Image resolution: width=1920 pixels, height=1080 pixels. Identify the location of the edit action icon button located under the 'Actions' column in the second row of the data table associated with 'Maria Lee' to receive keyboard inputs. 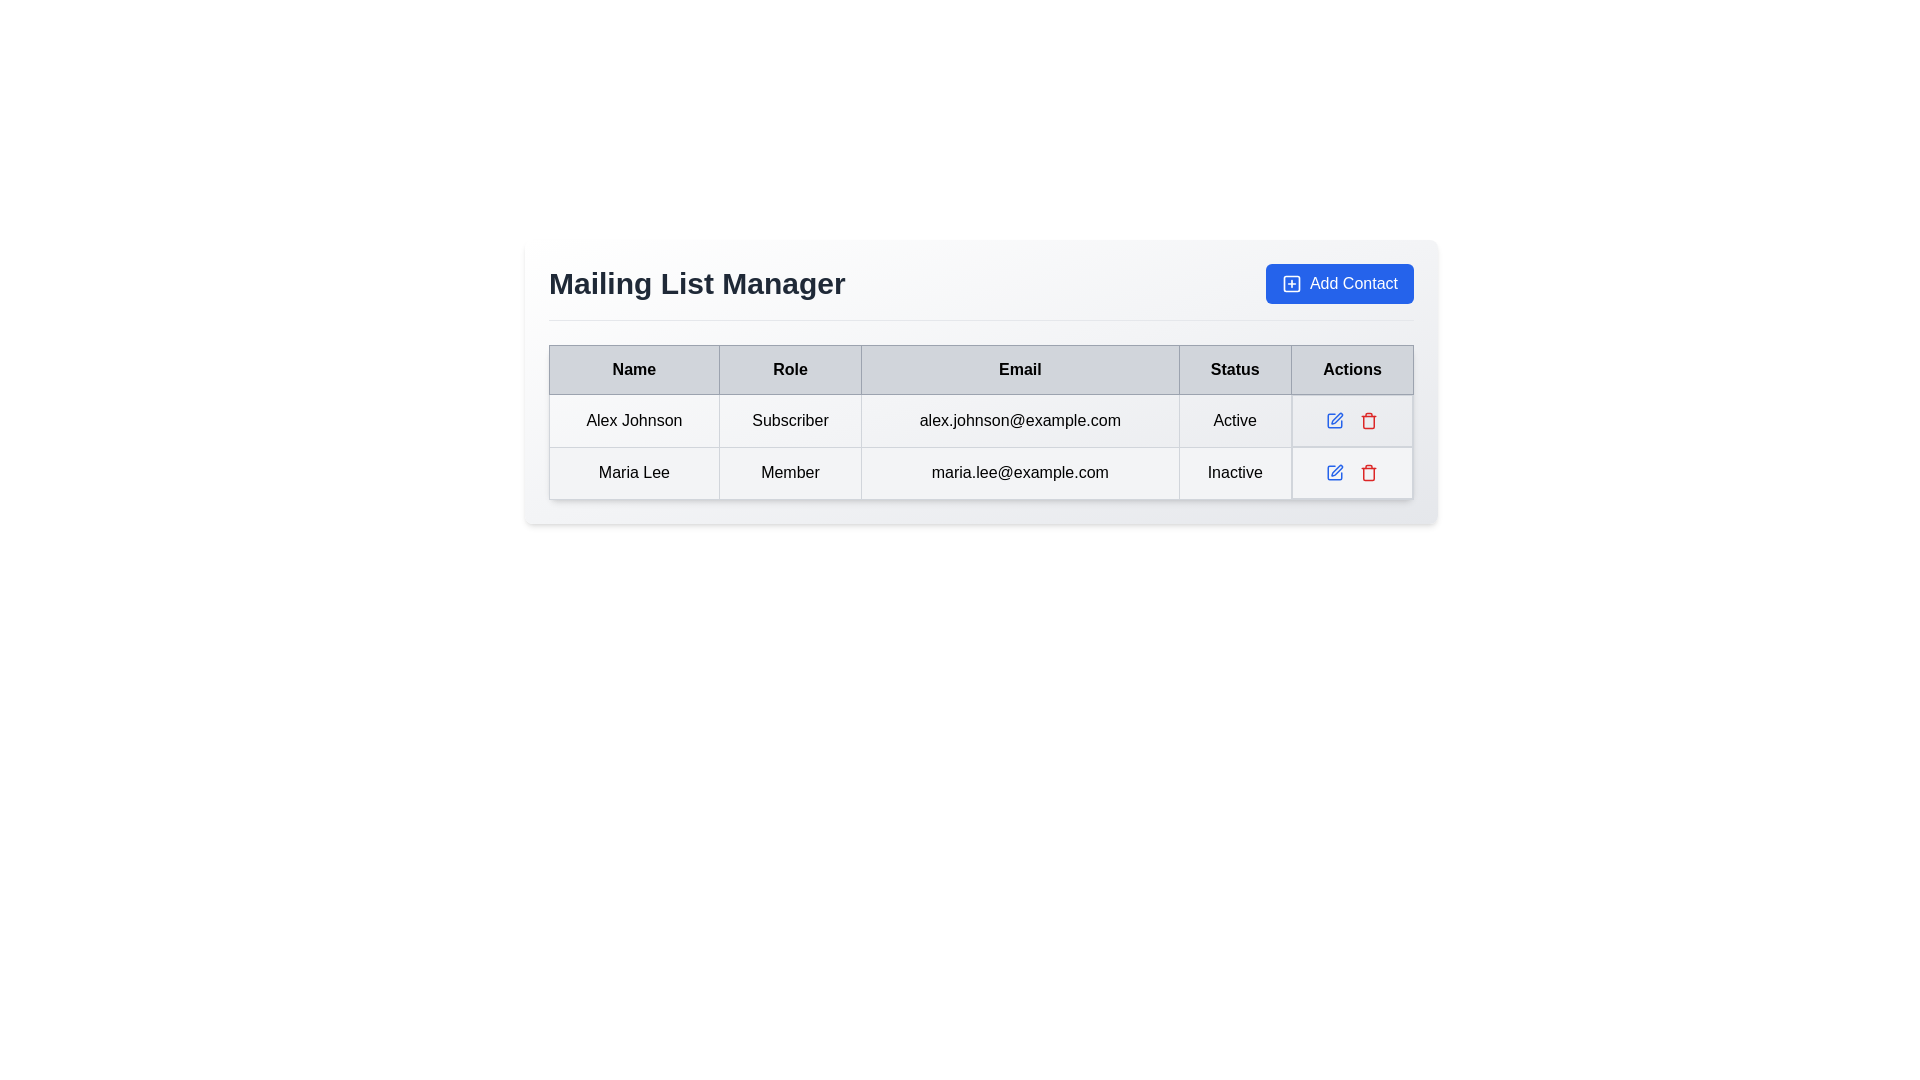
(1335, 473).